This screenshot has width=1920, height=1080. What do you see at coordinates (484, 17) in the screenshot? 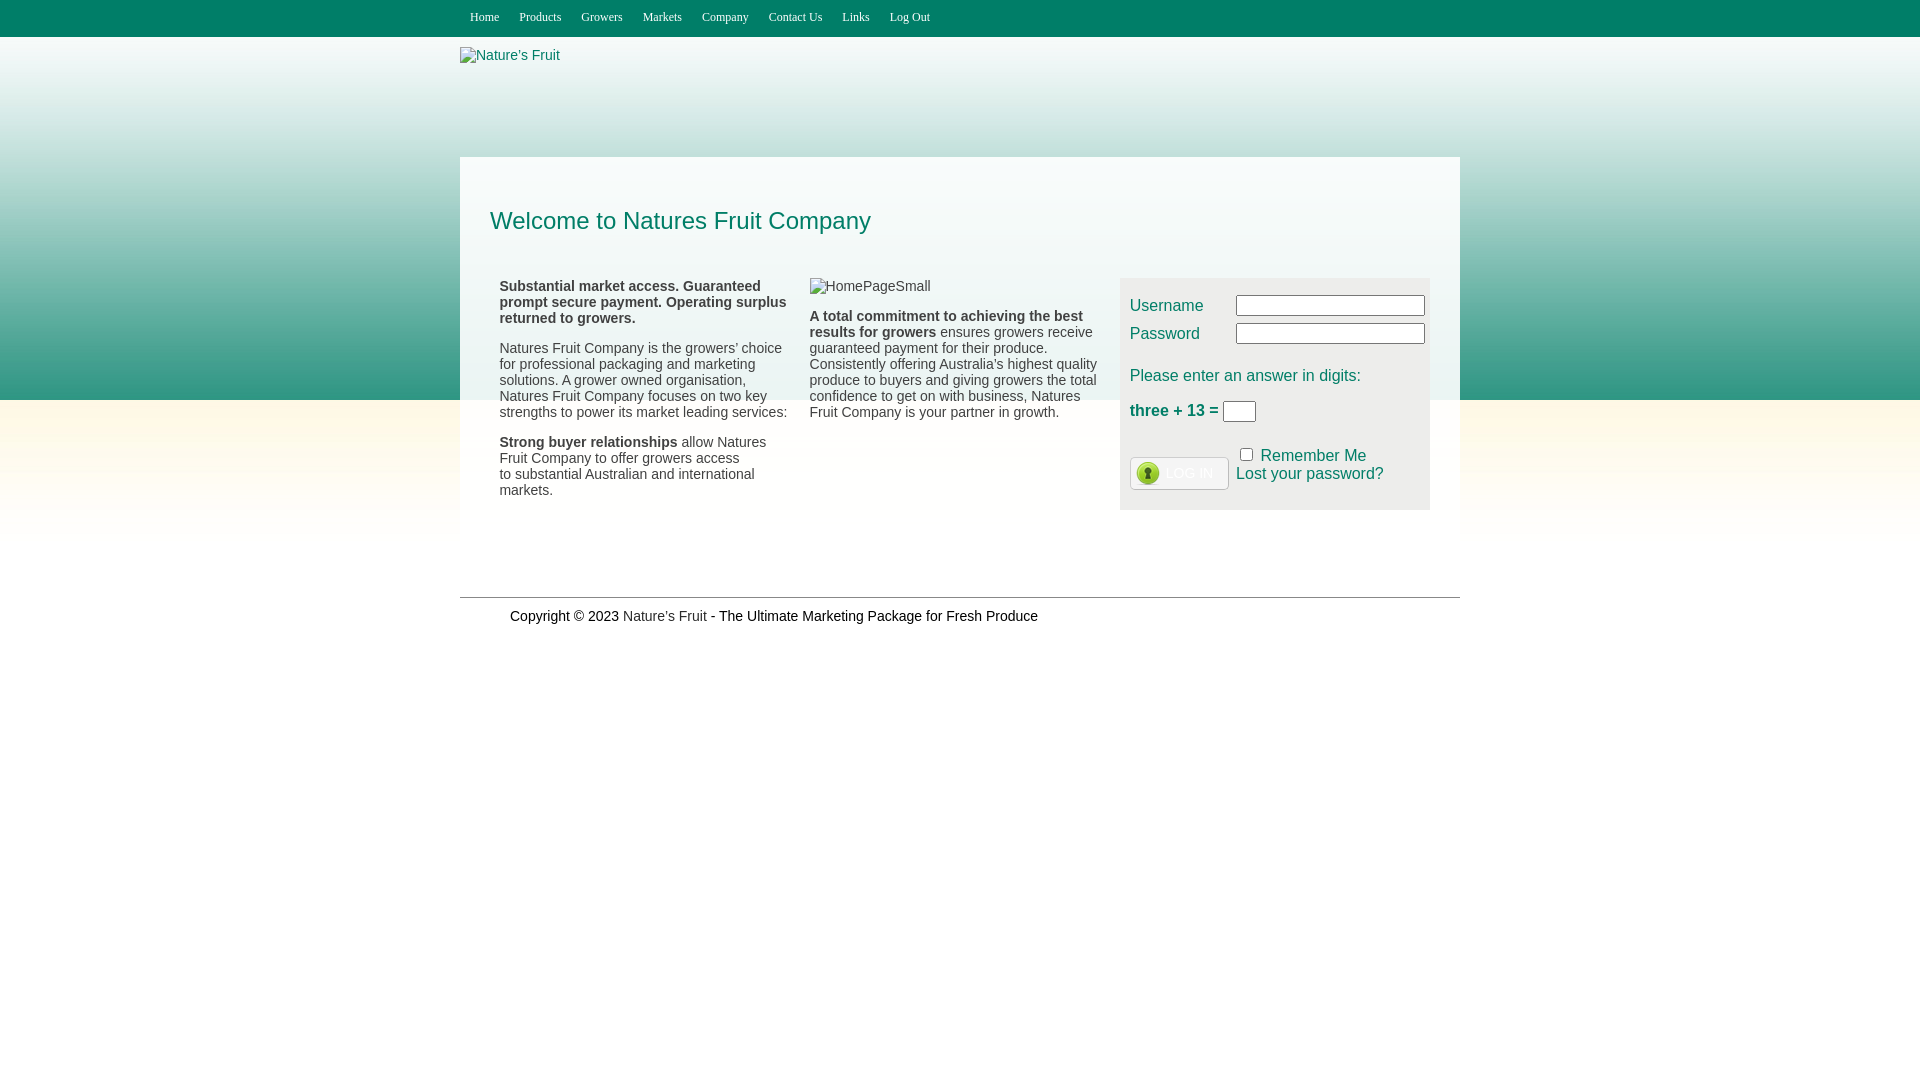
I see `'Home'` at bounding box center [484, 17].